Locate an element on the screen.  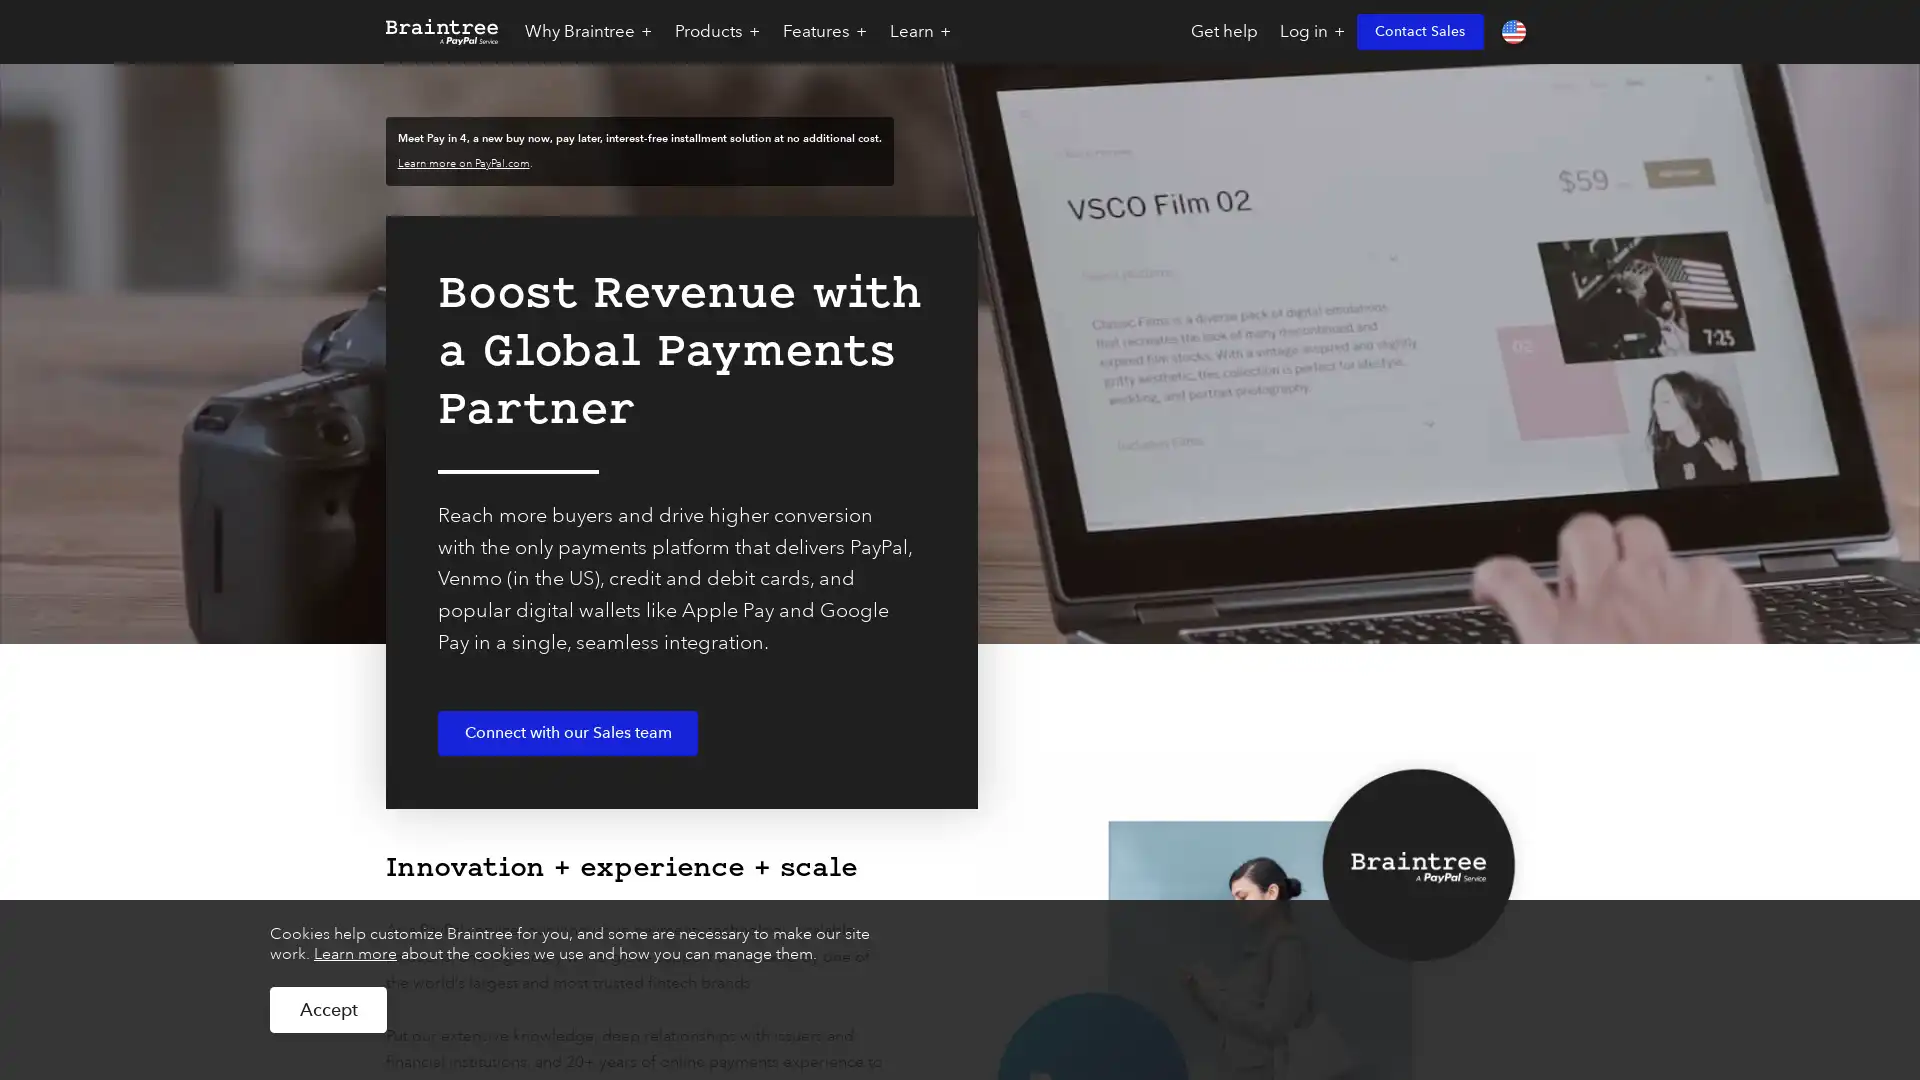
enter full screen is located at coordinates (1808, 805).